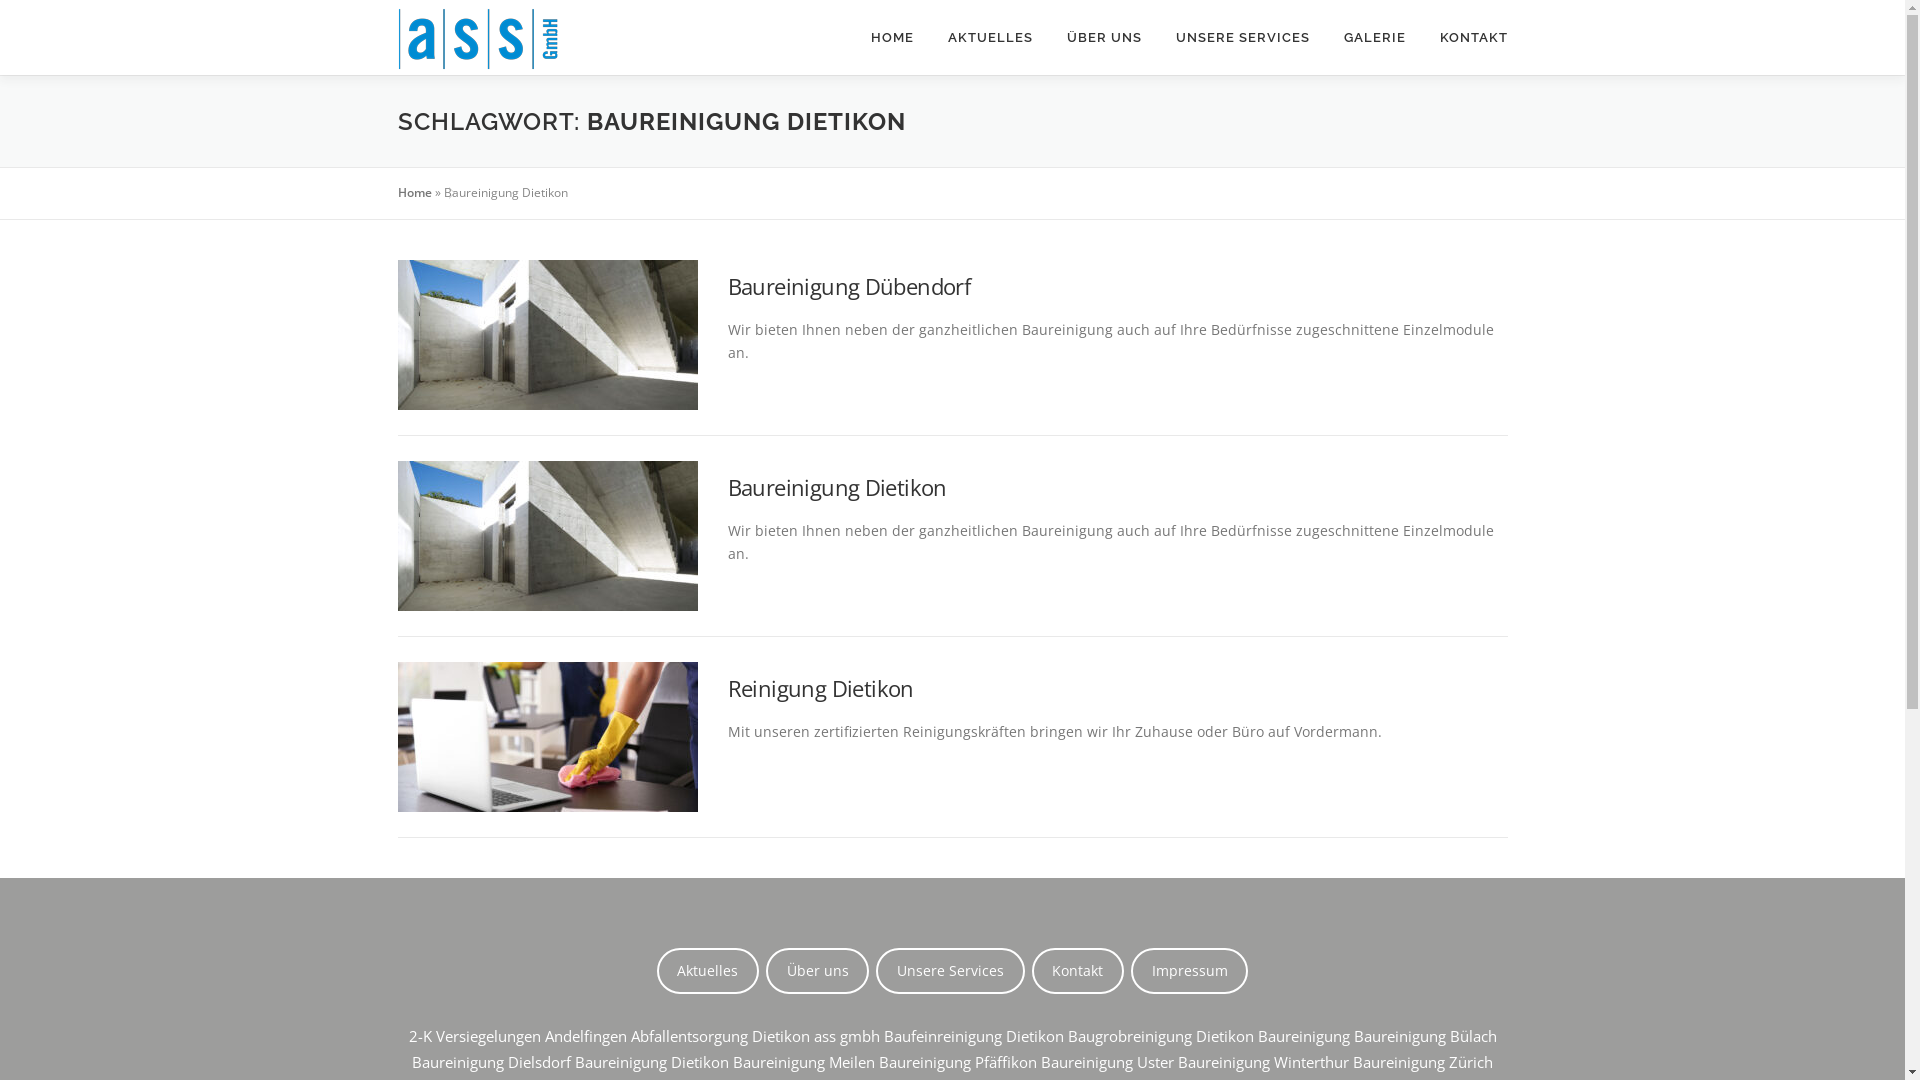 This screenshot has height=1080, width=1920. I want to click on 'Aktuelles', so click(708, 970).